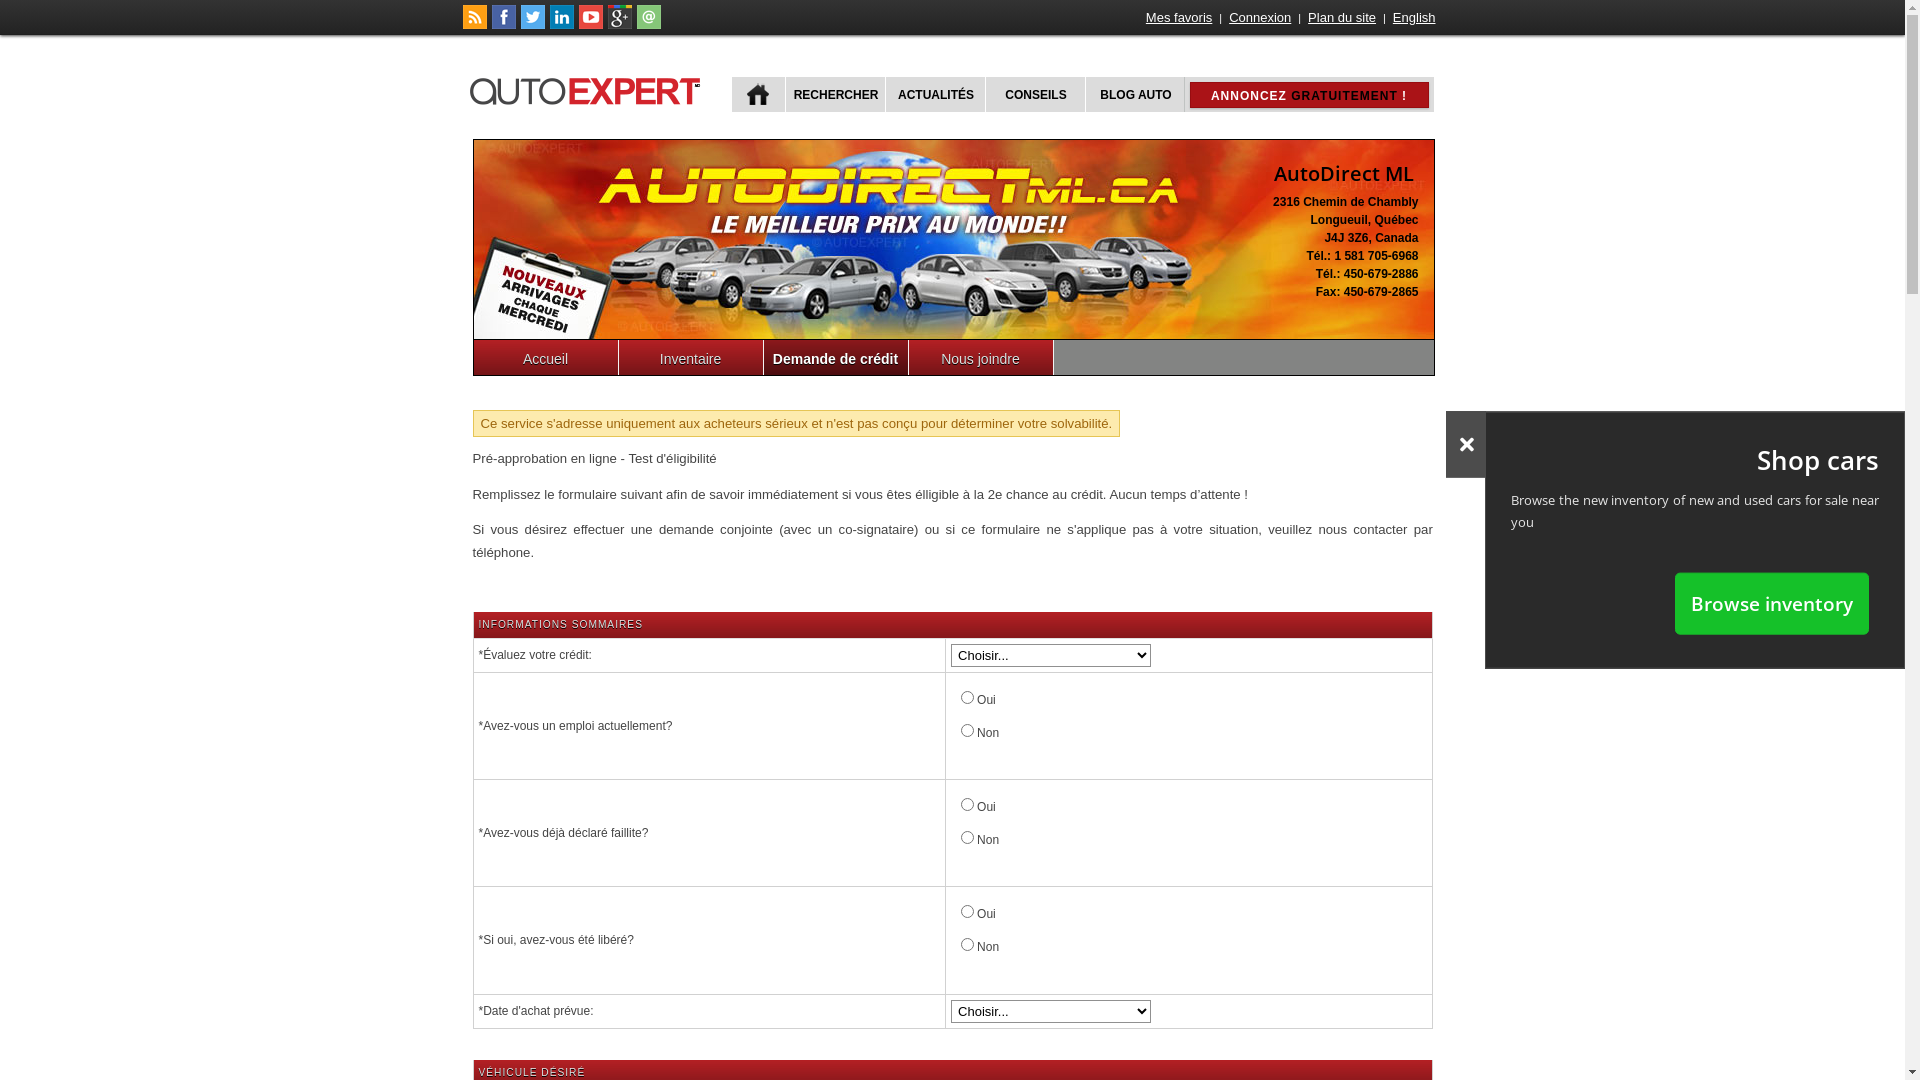  What do you see at coordinates (983, 94) in the screenshot?
I see `'CONSEILS'` at bounding box center [983, 94].